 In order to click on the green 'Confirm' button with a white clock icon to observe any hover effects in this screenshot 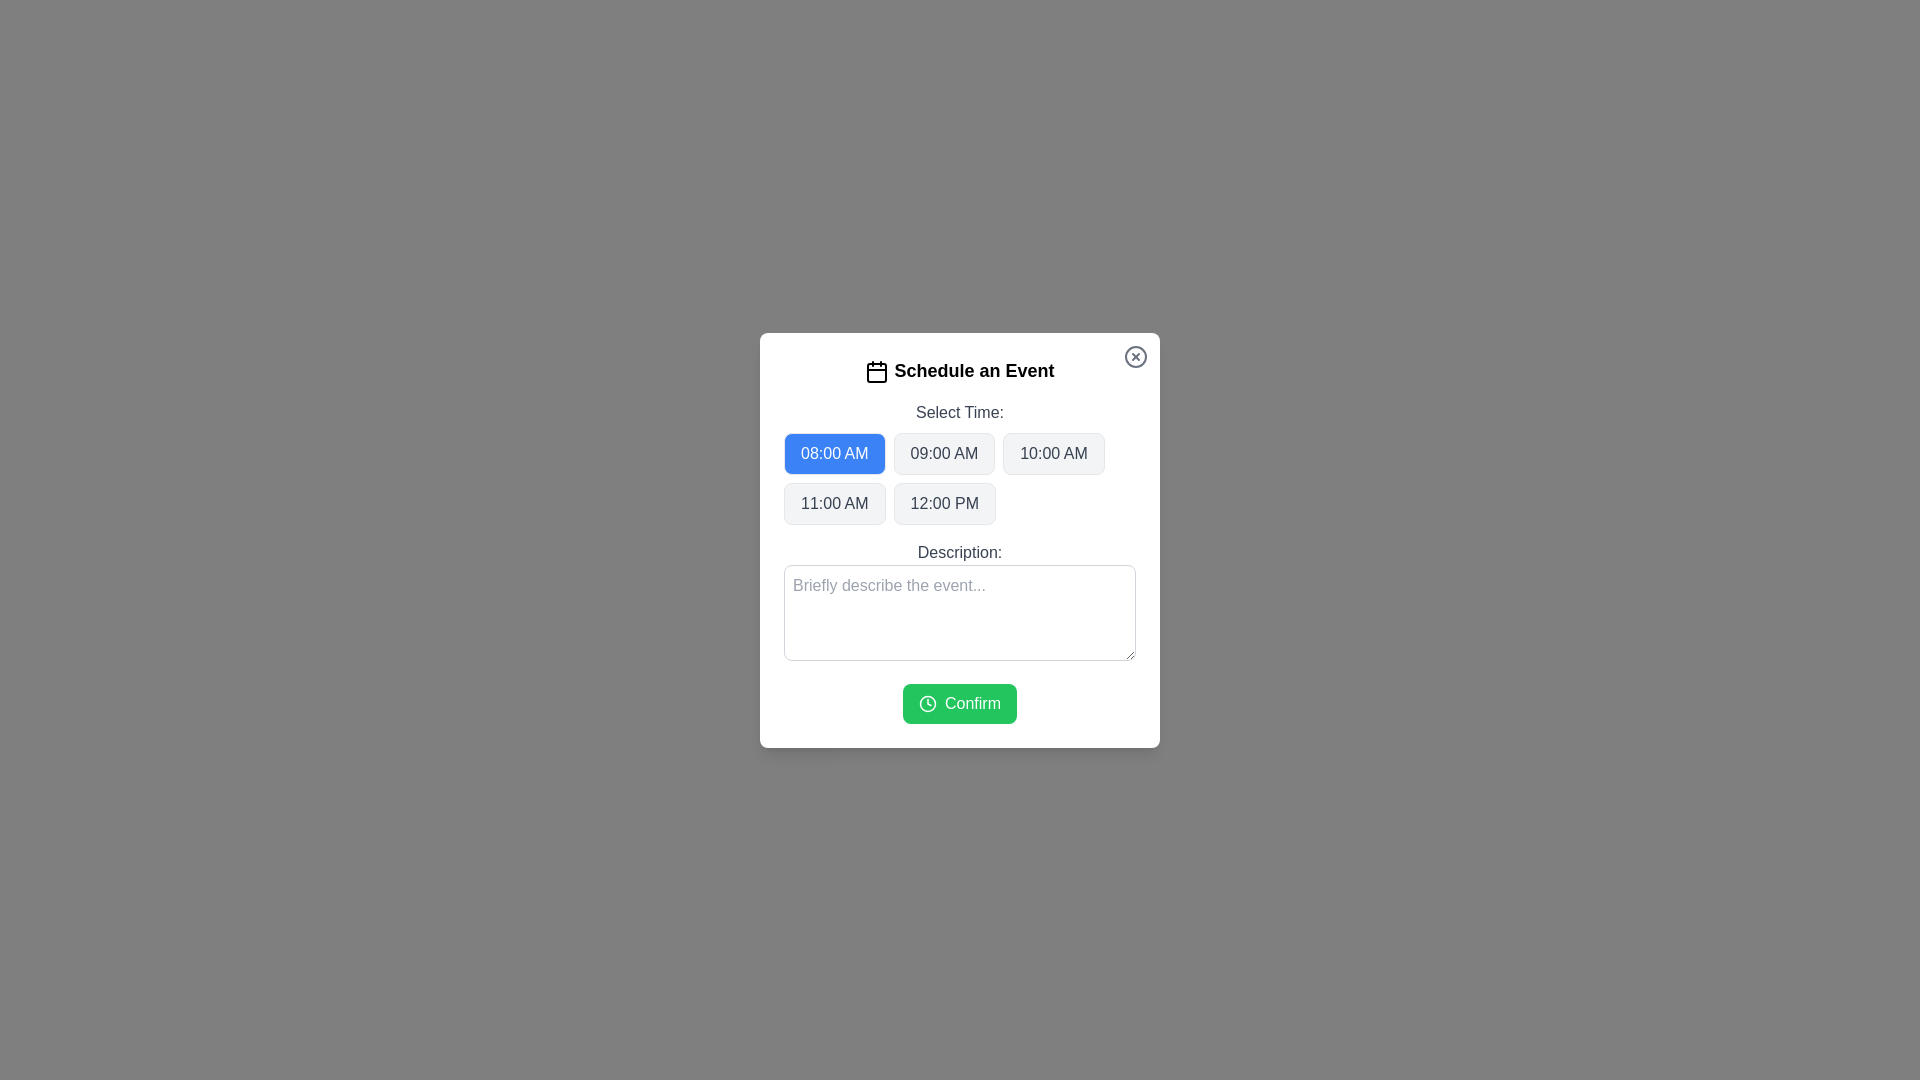, I will do `click(960, 702)`.